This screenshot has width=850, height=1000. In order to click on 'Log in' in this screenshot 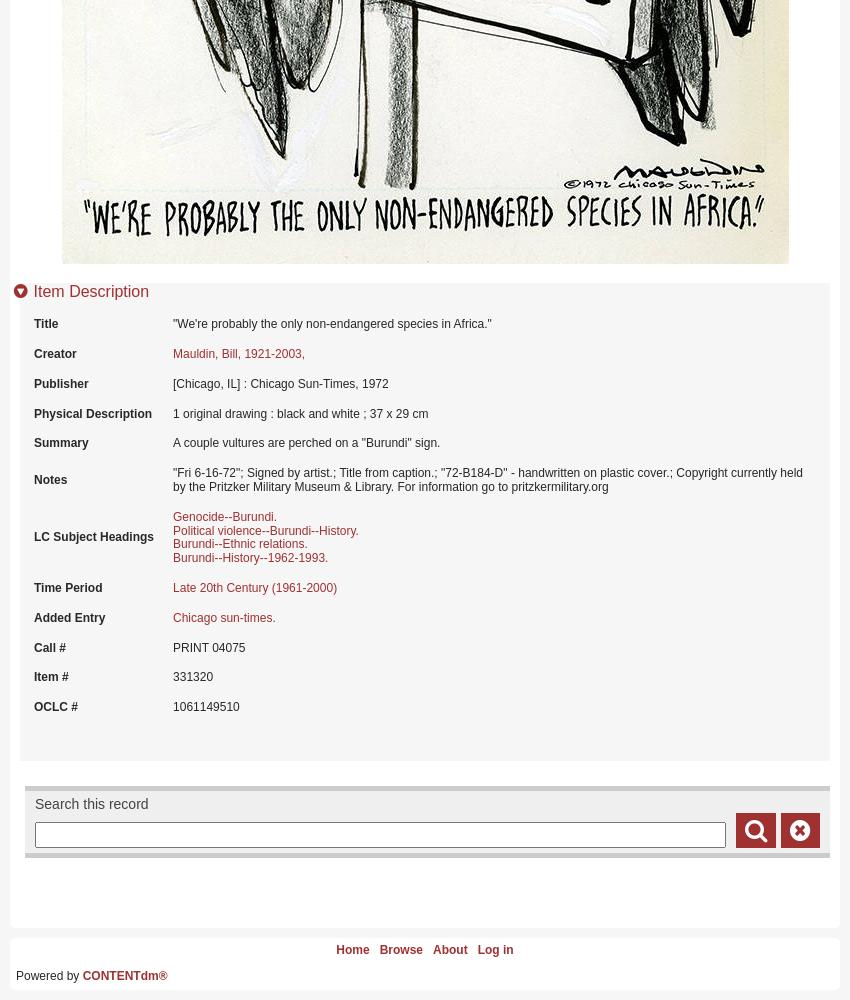, I will do `click(495, 949)`.